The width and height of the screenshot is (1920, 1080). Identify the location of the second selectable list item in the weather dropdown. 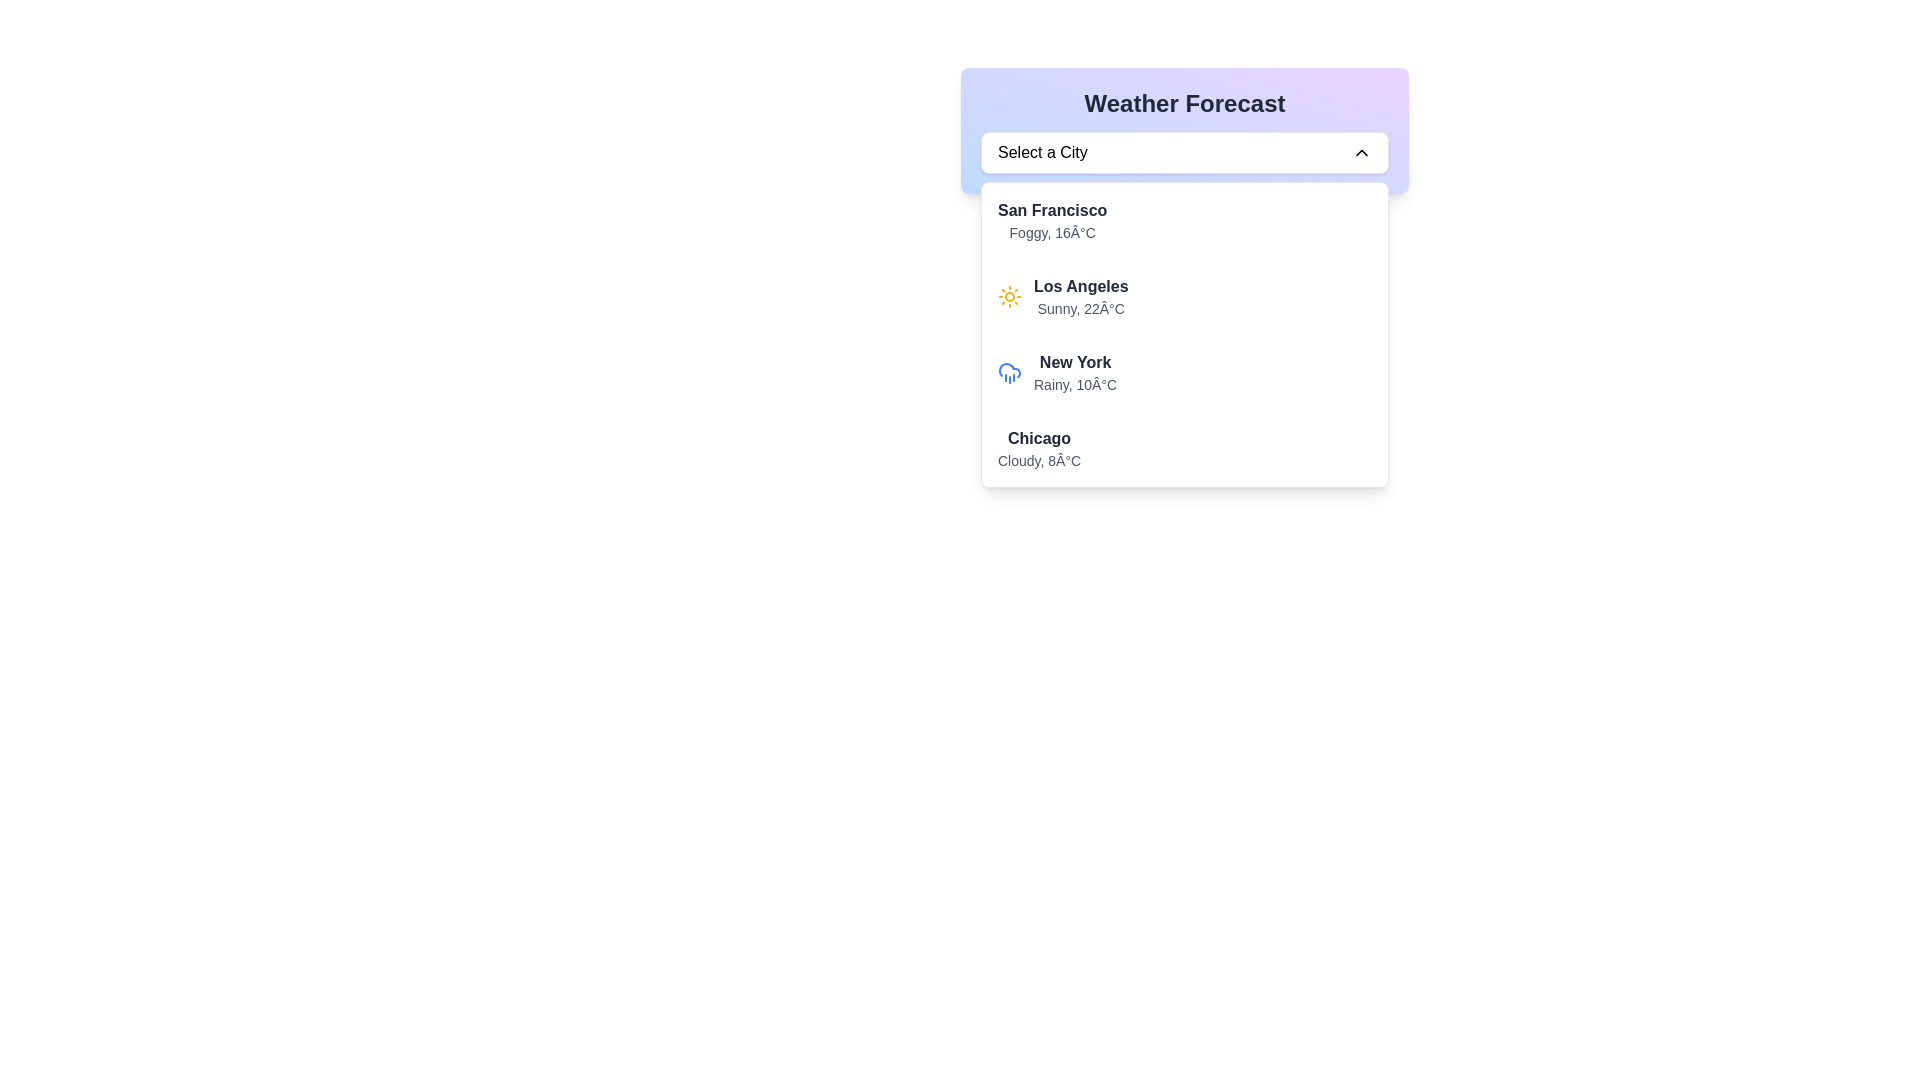
(1185, 297).